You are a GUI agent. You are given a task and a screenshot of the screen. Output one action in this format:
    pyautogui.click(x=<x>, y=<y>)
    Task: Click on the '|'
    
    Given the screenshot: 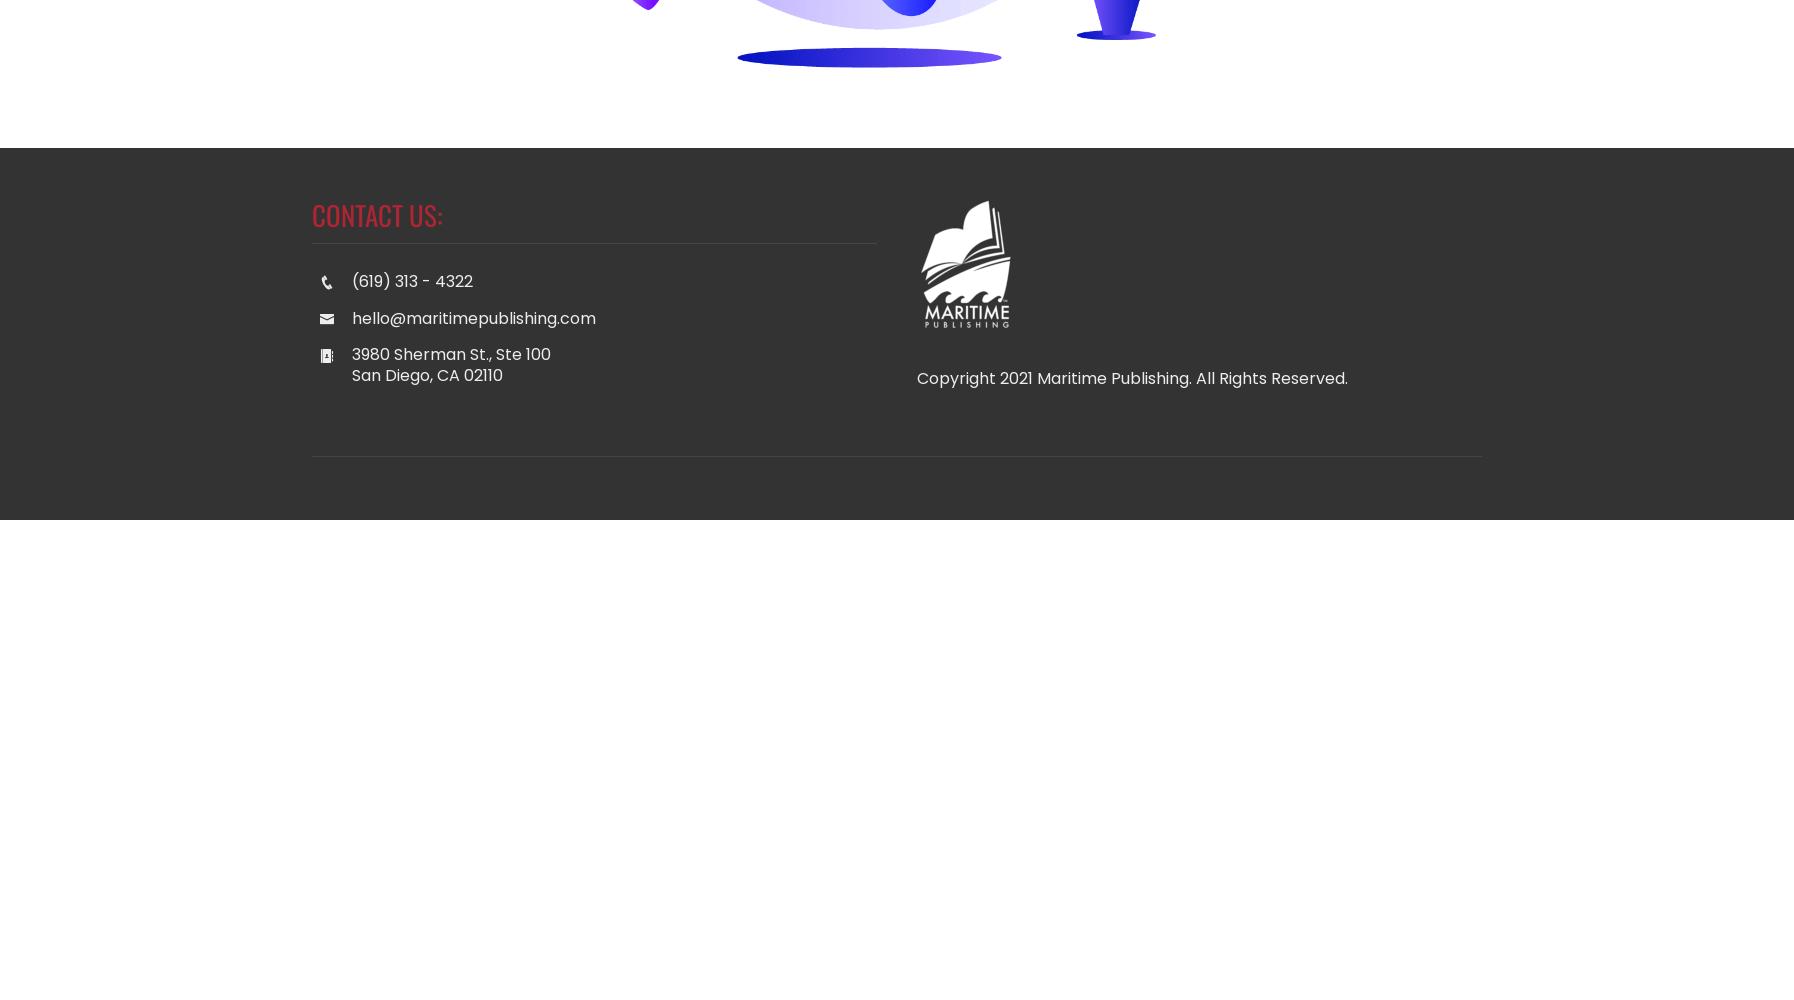 What is the action you would take?
    pyautogui.click(x=1026, y=487)
    